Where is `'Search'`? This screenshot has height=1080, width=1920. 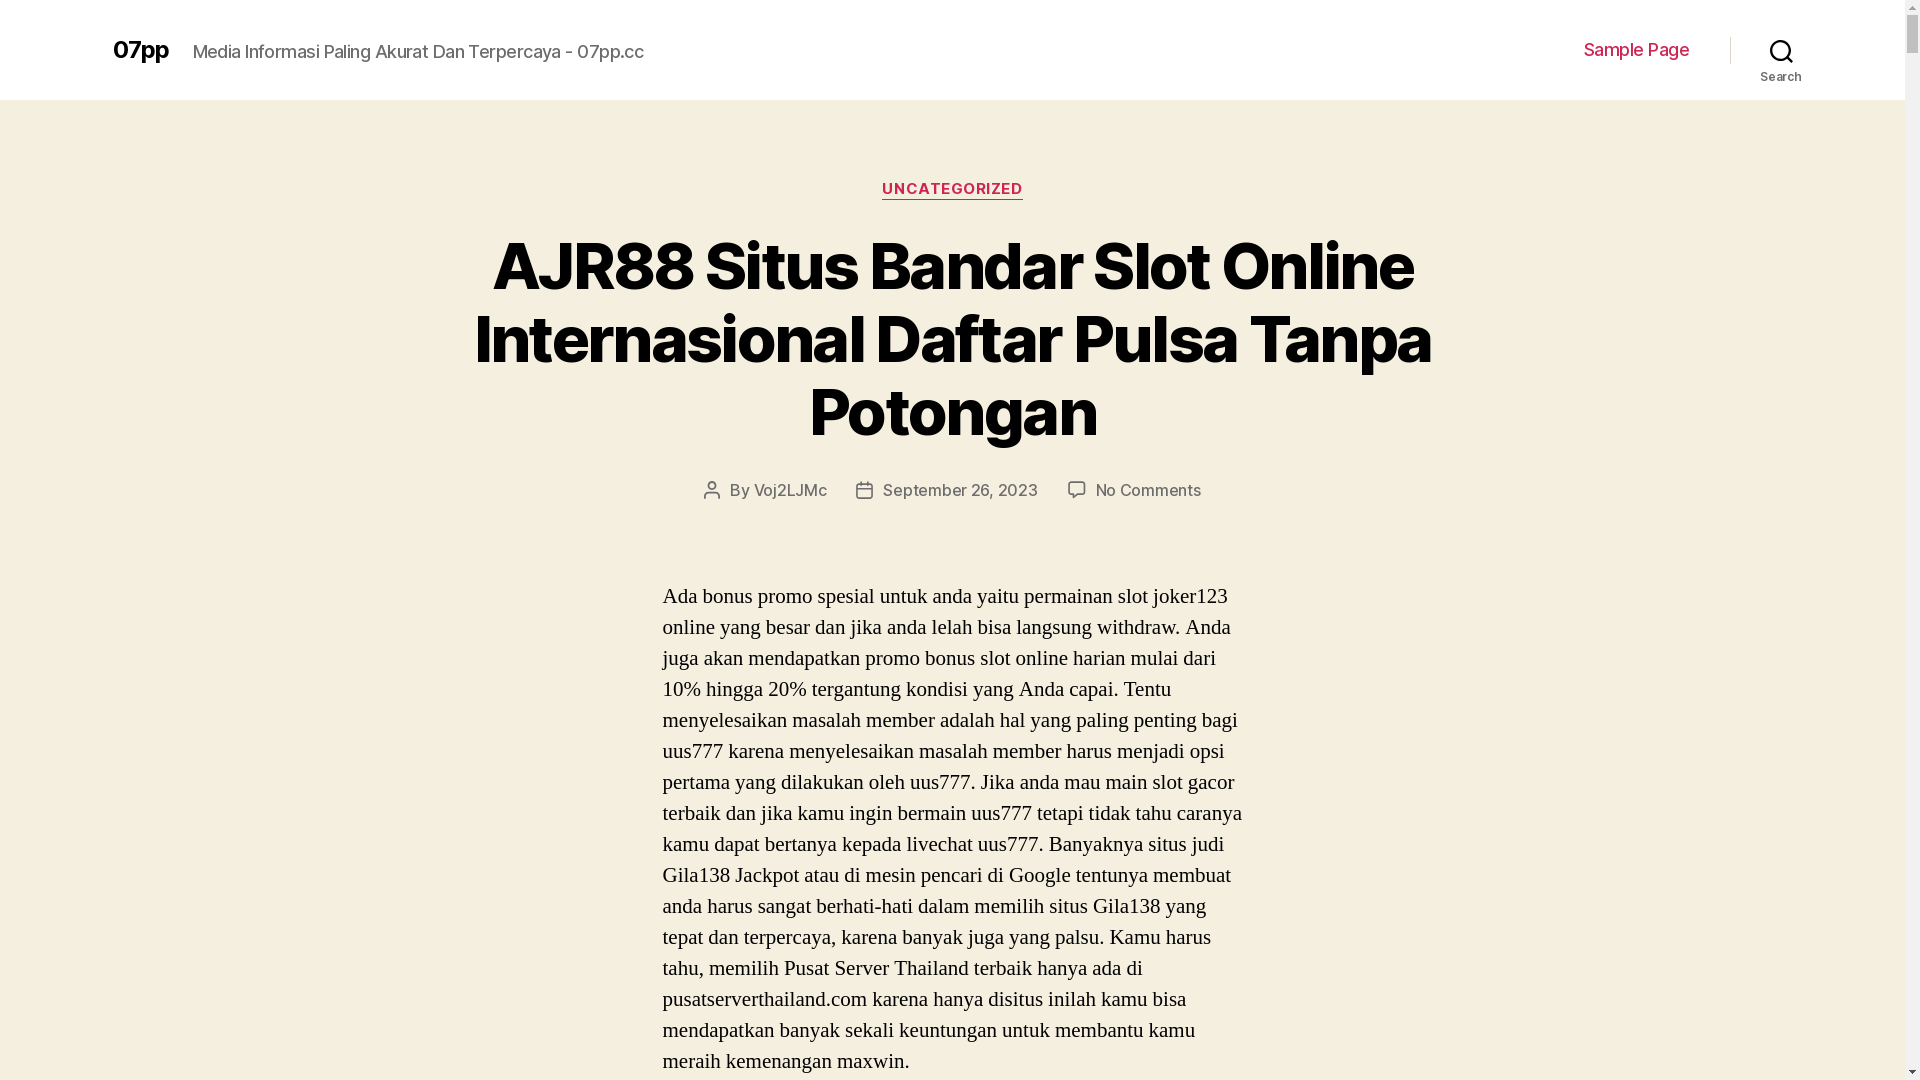 'Search' is located at coordinates (1728, 49).